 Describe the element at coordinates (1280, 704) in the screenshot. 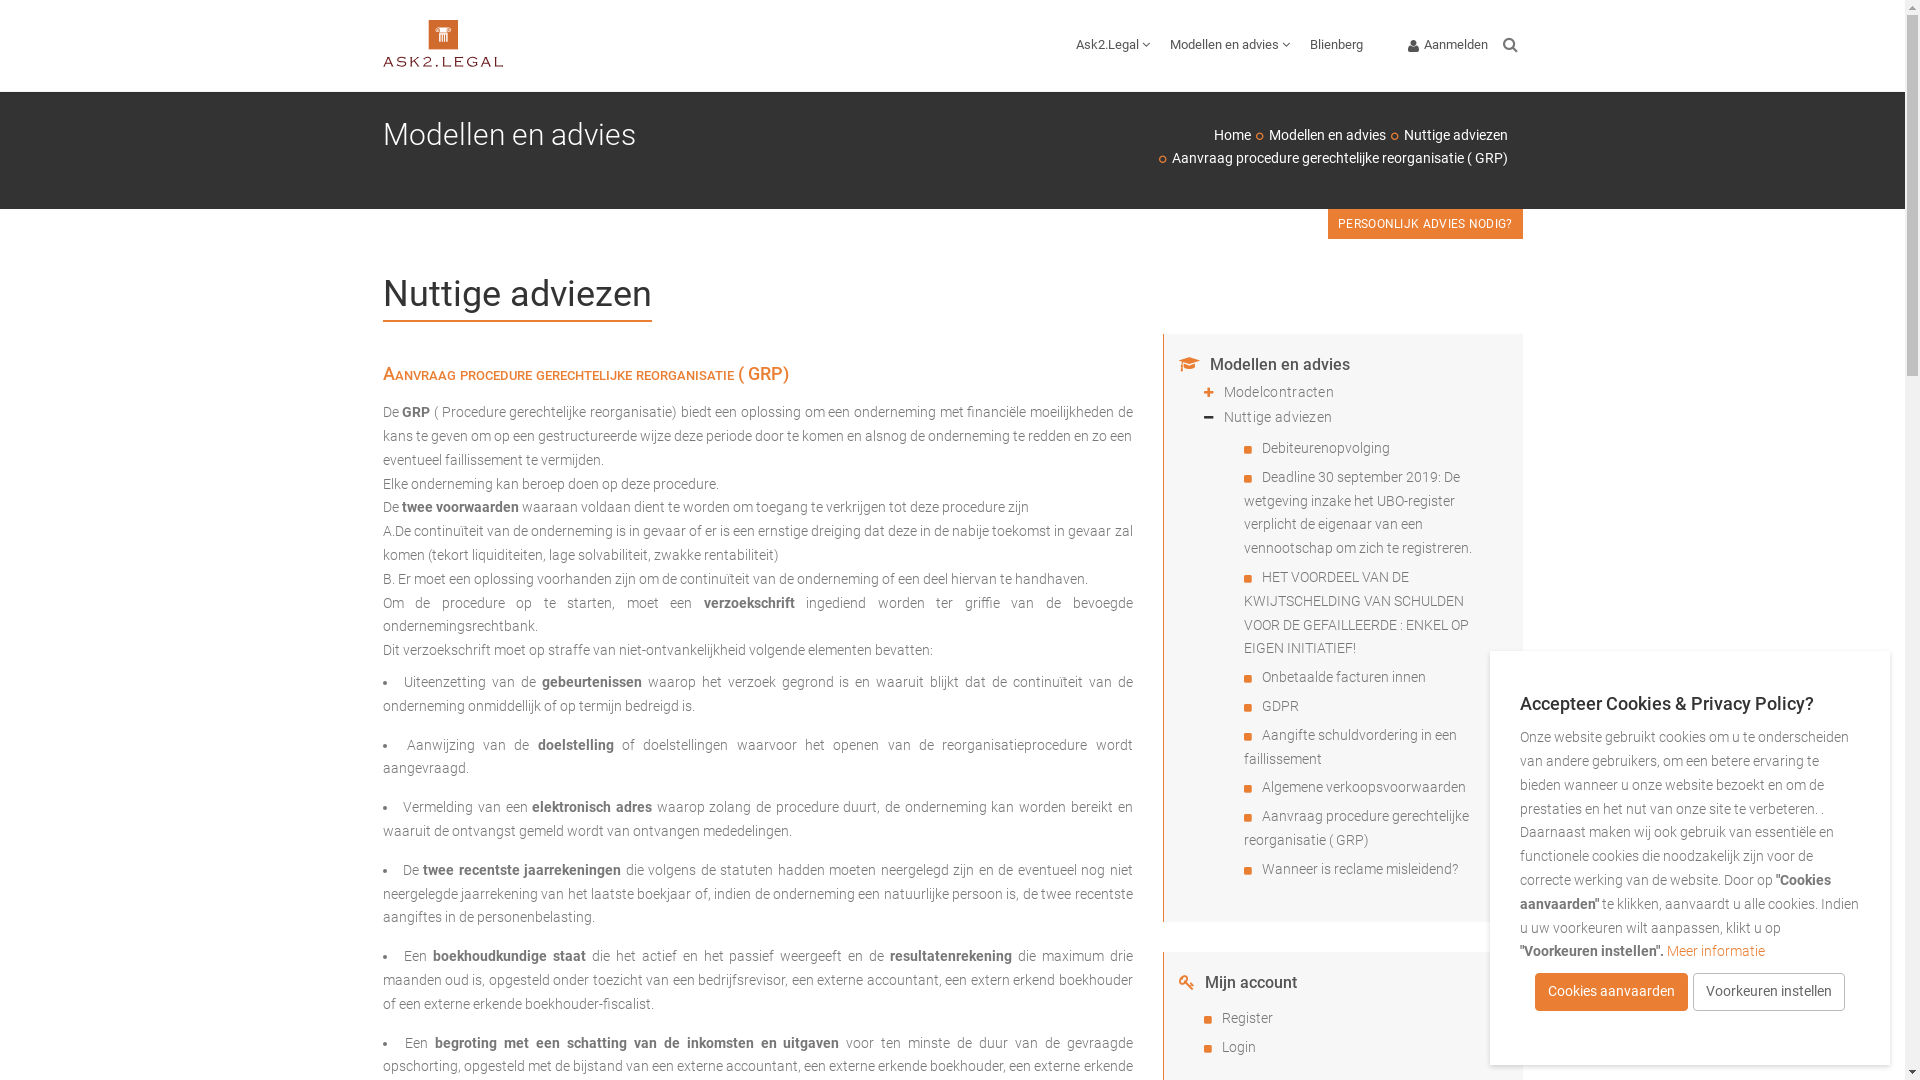

I see `'GDPR'` at that location.